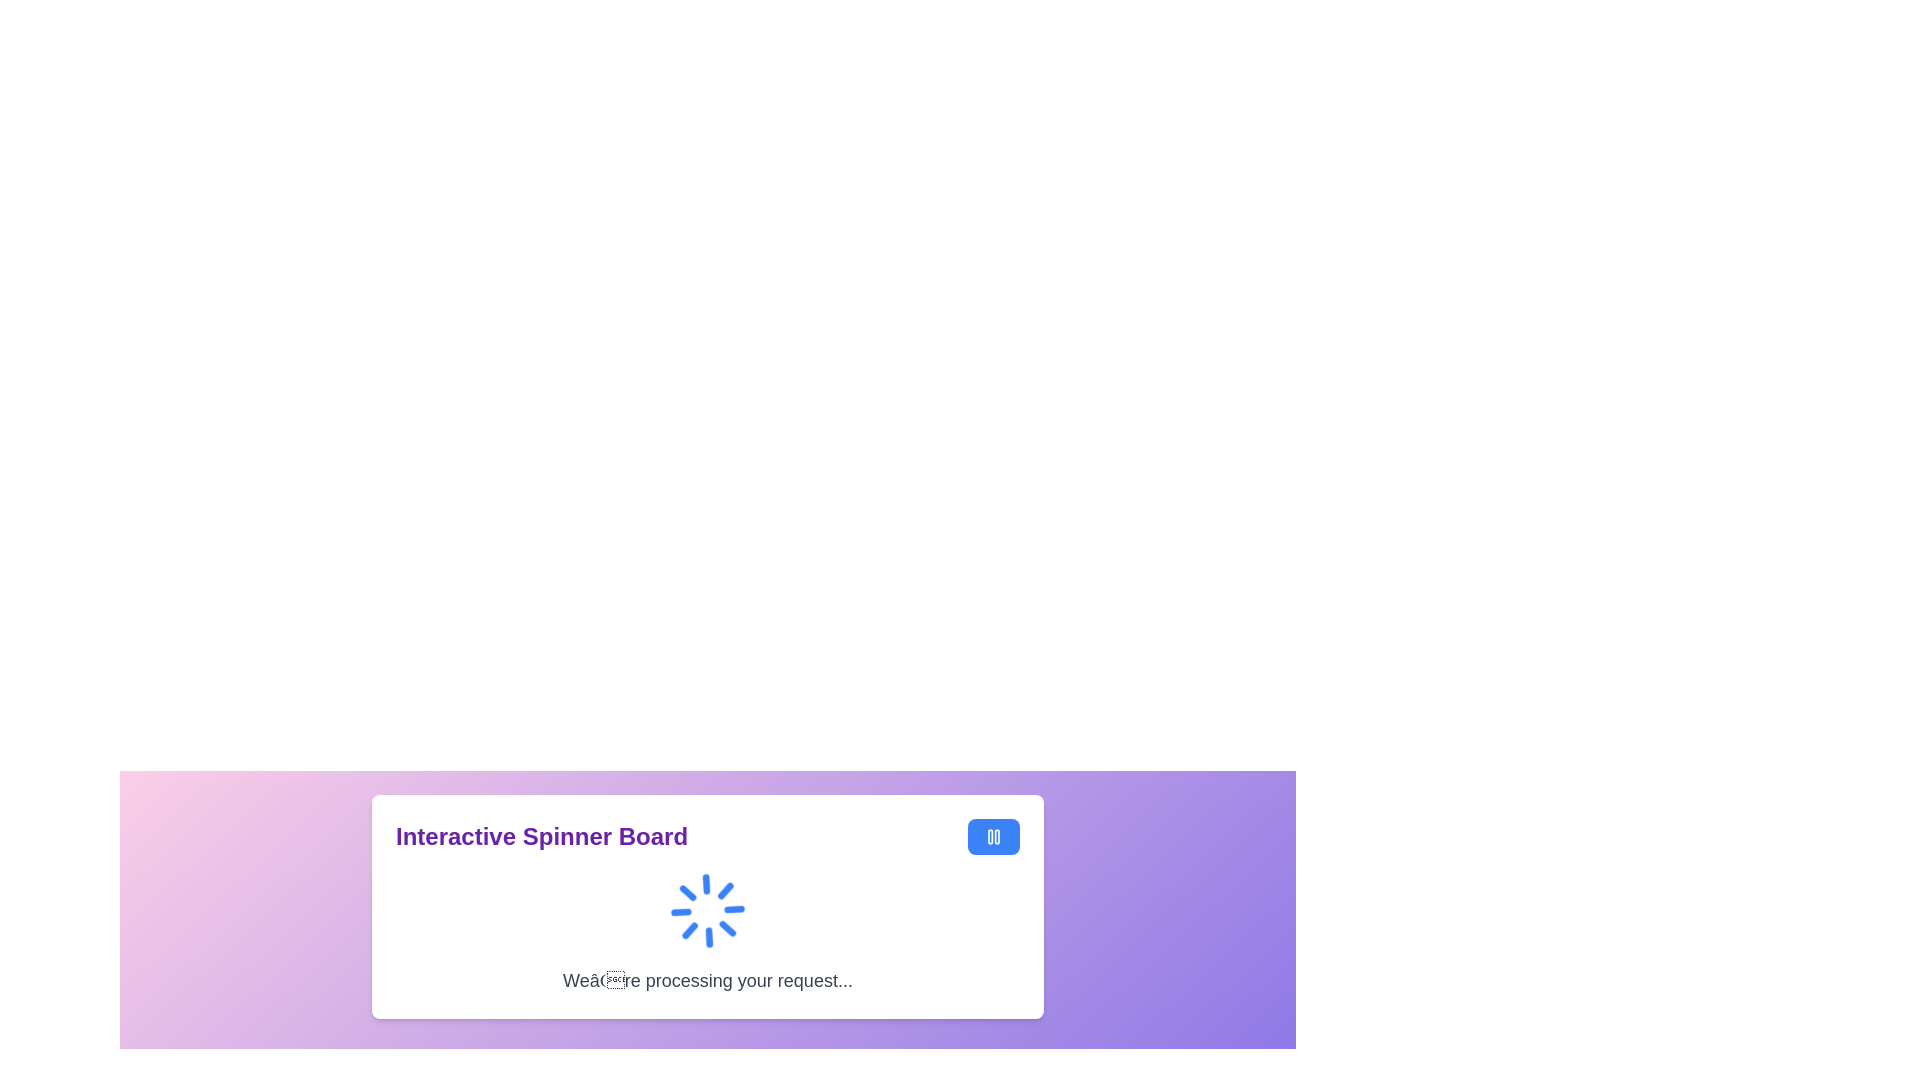 Image resolution: width=1920 pixels, height=1080 pixels. Describe the element at coordinates (997, 837) in the screenshot. I see `the right vertical bar of the pause icon within the blue circular button on the Interactive Spinner Board` at that location.